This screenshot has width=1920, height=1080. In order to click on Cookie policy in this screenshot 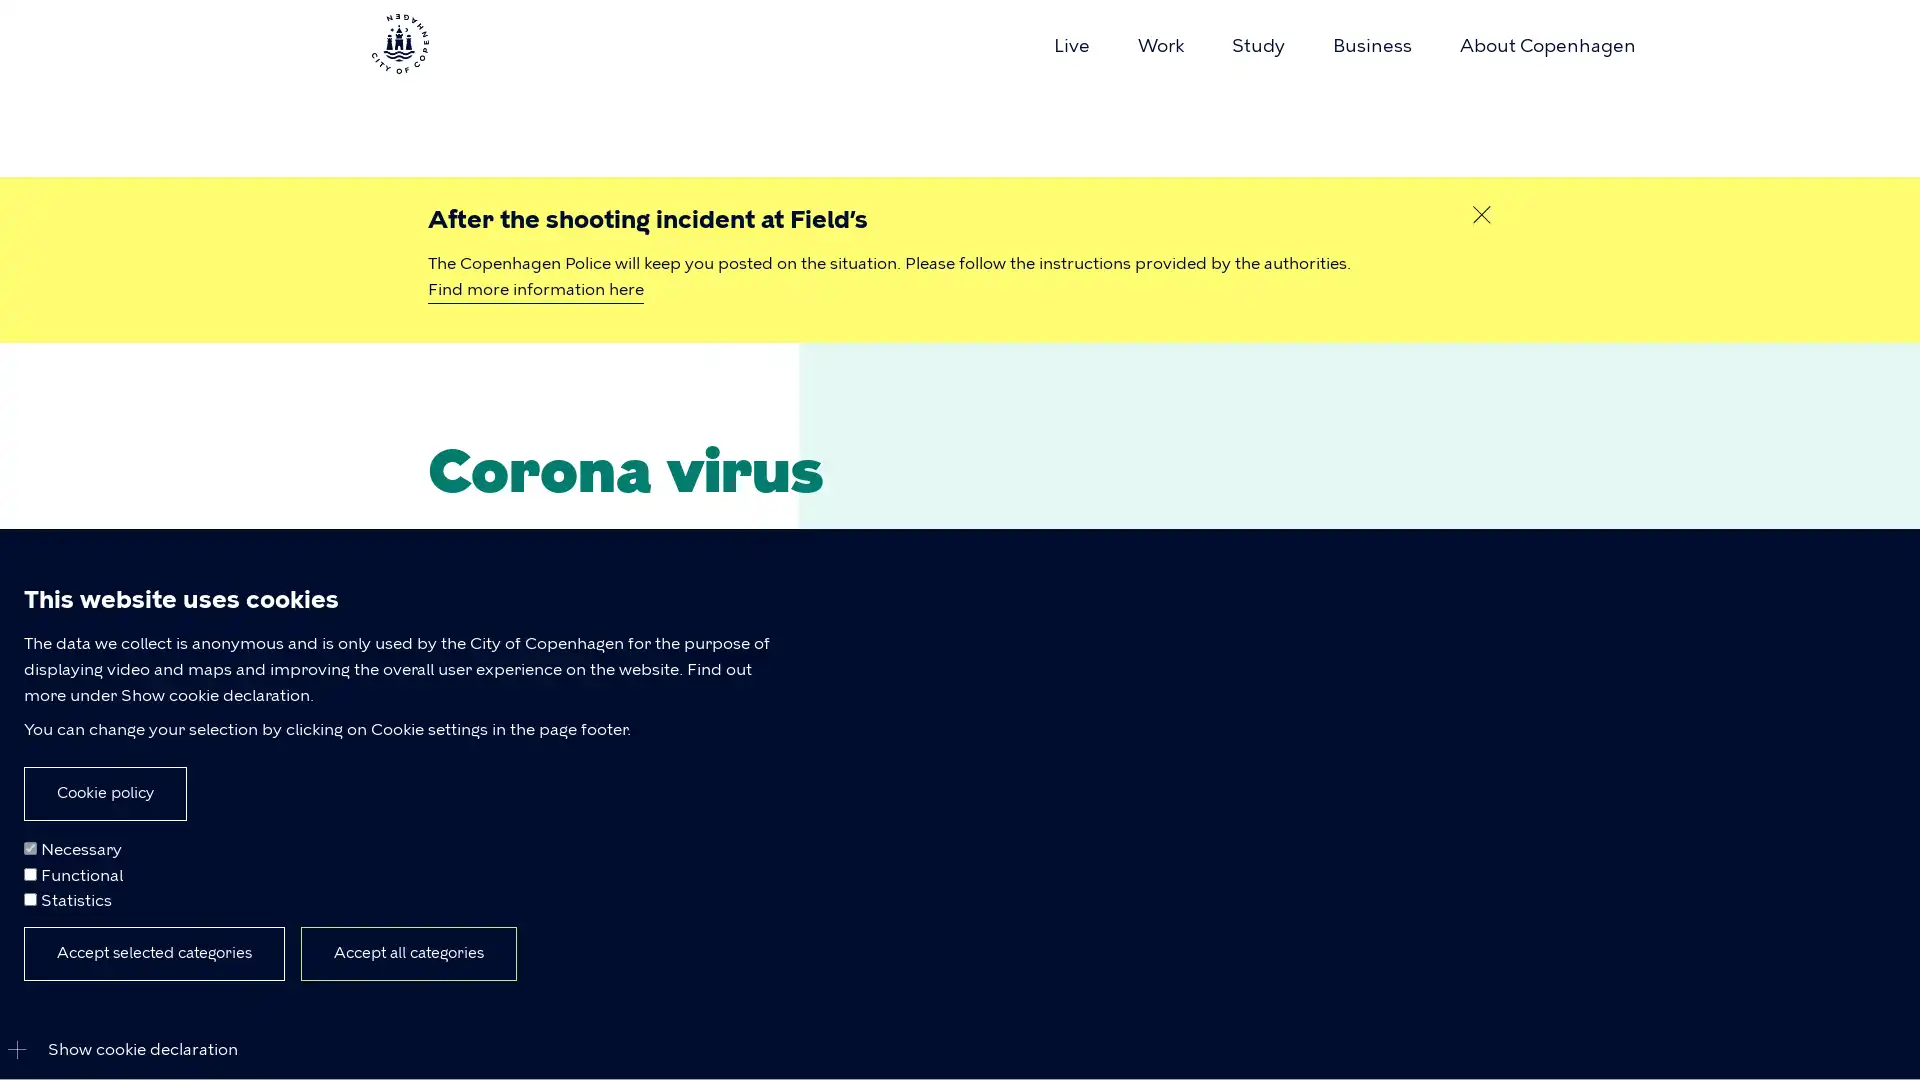, I will do `click(104, 792)`.